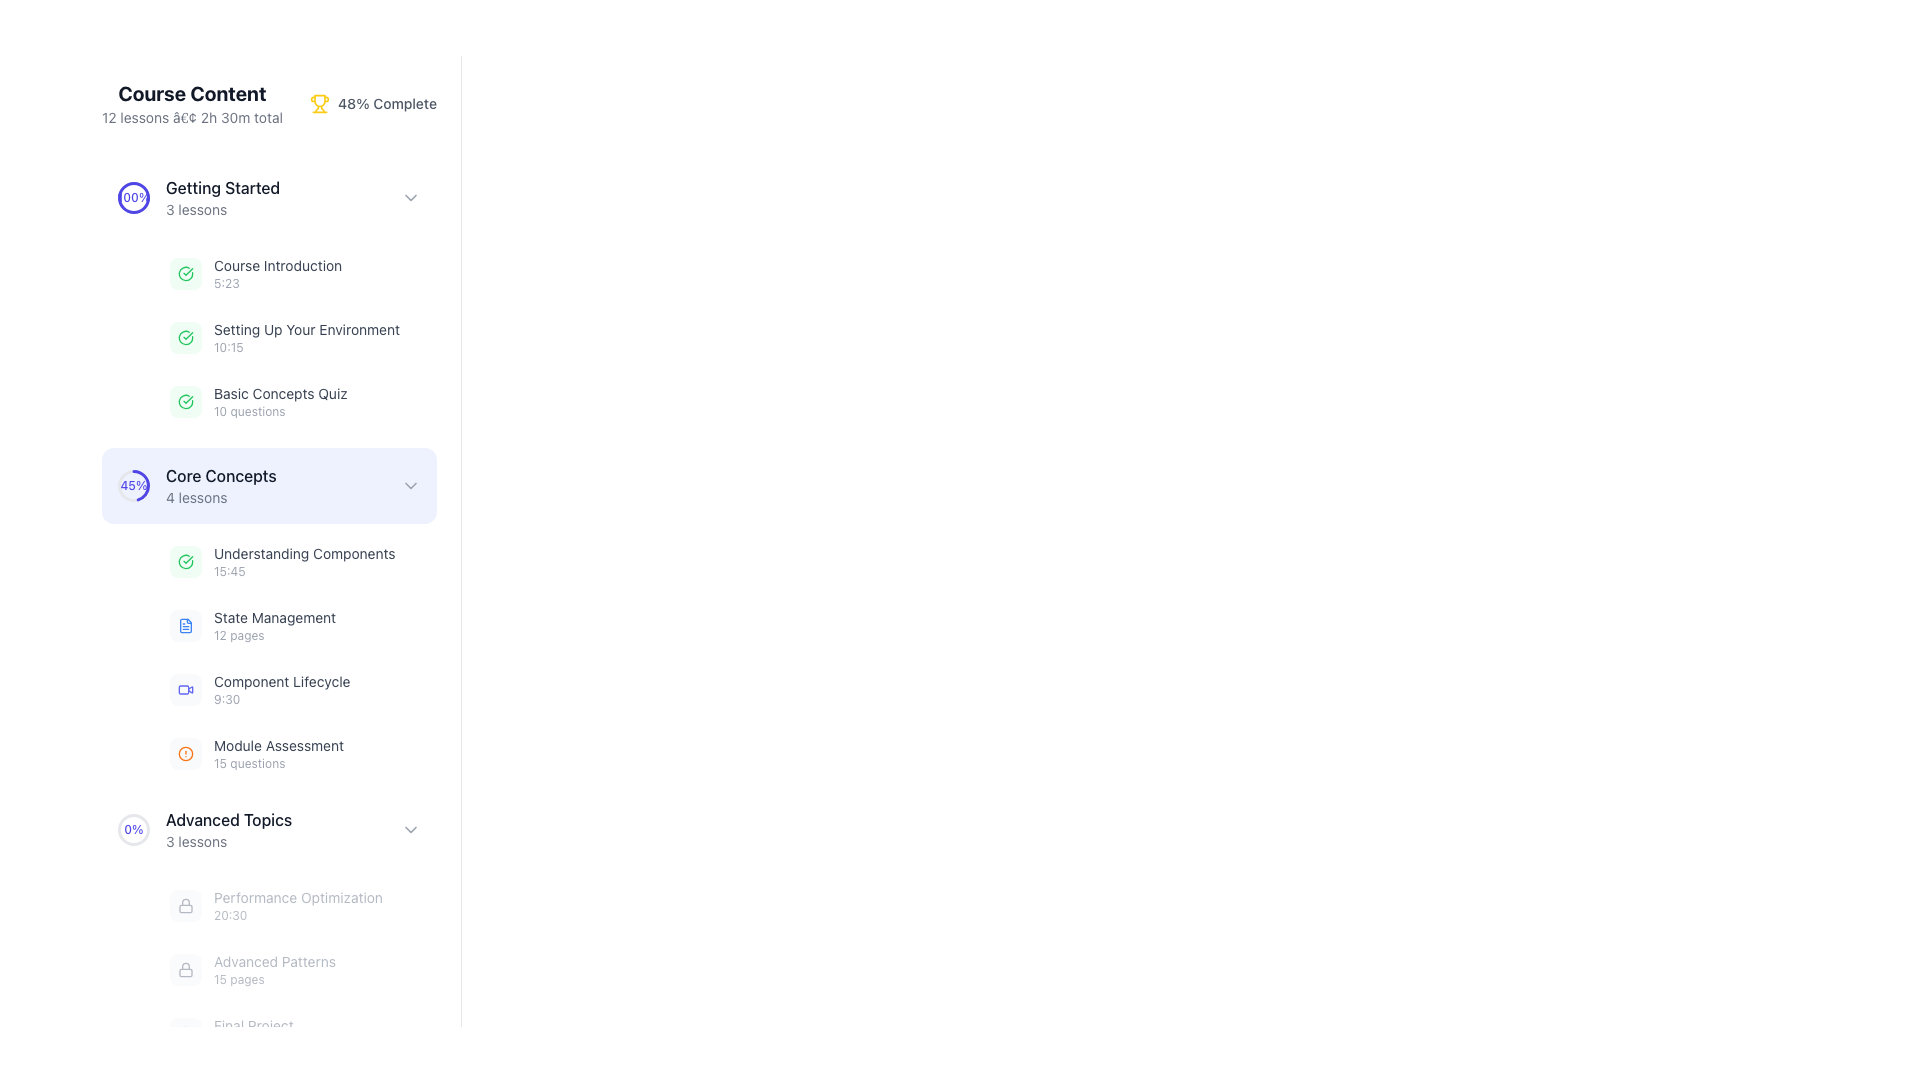  What do you see at coordinates (306, 337) in the screenshot?
I see `the second list item under the 'Getting Started' section to activate keyboard navigation` at bounding box center [306, 337].